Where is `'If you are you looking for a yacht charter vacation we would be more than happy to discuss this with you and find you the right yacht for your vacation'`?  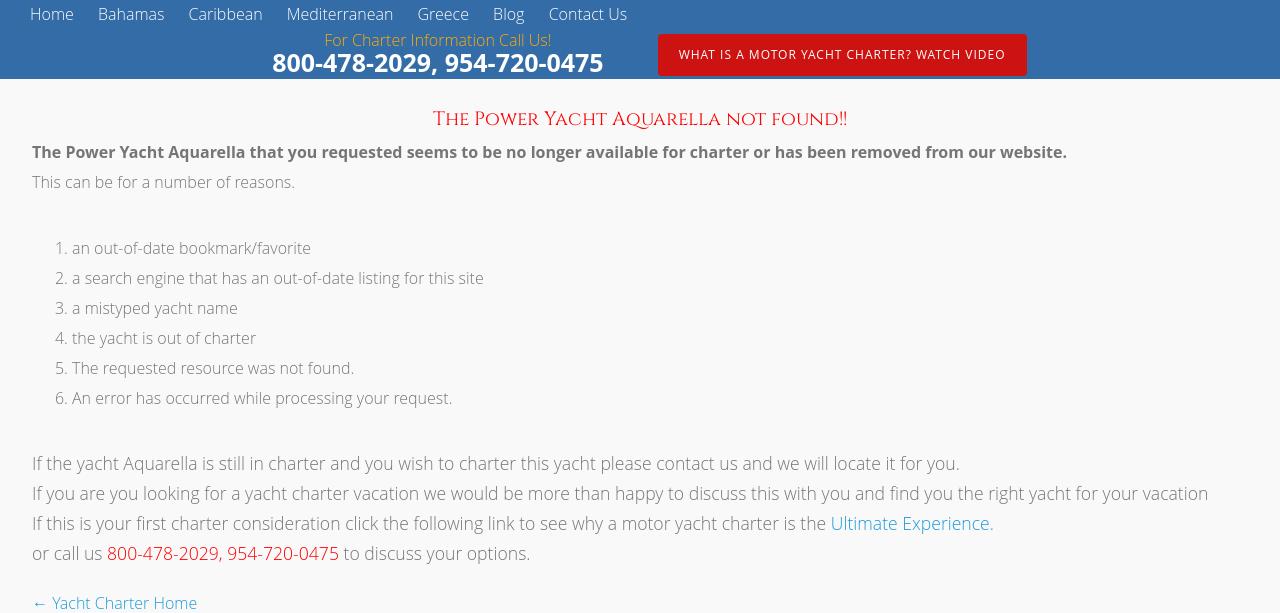
'If you are you looking for a yacht charter vacation we would be more than happy to discuss this with you and find you the right yacht for your vacation' is located at coordinates (619, 491).